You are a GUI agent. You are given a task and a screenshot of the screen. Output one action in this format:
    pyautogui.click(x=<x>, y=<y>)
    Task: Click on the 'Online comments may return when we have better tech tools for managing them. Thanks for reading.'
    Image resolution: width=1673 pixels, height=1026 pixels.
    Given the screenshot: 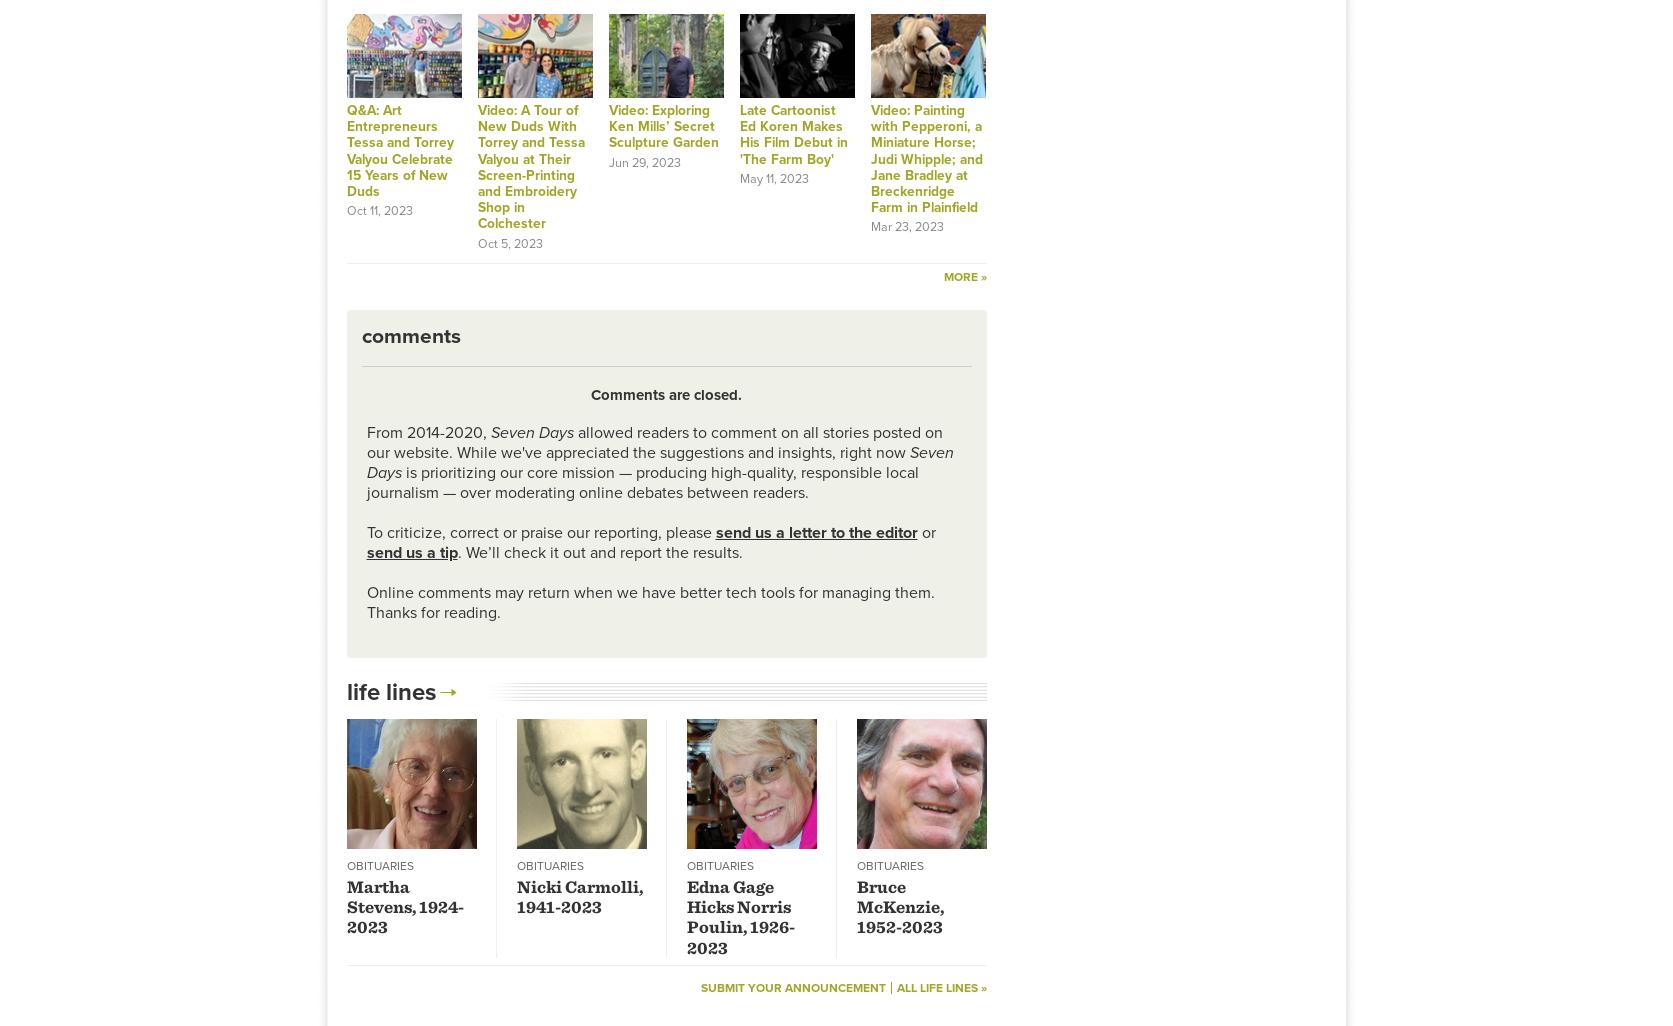 What is the action you would take?
    pyautogui.click(x=648, y=600)
    